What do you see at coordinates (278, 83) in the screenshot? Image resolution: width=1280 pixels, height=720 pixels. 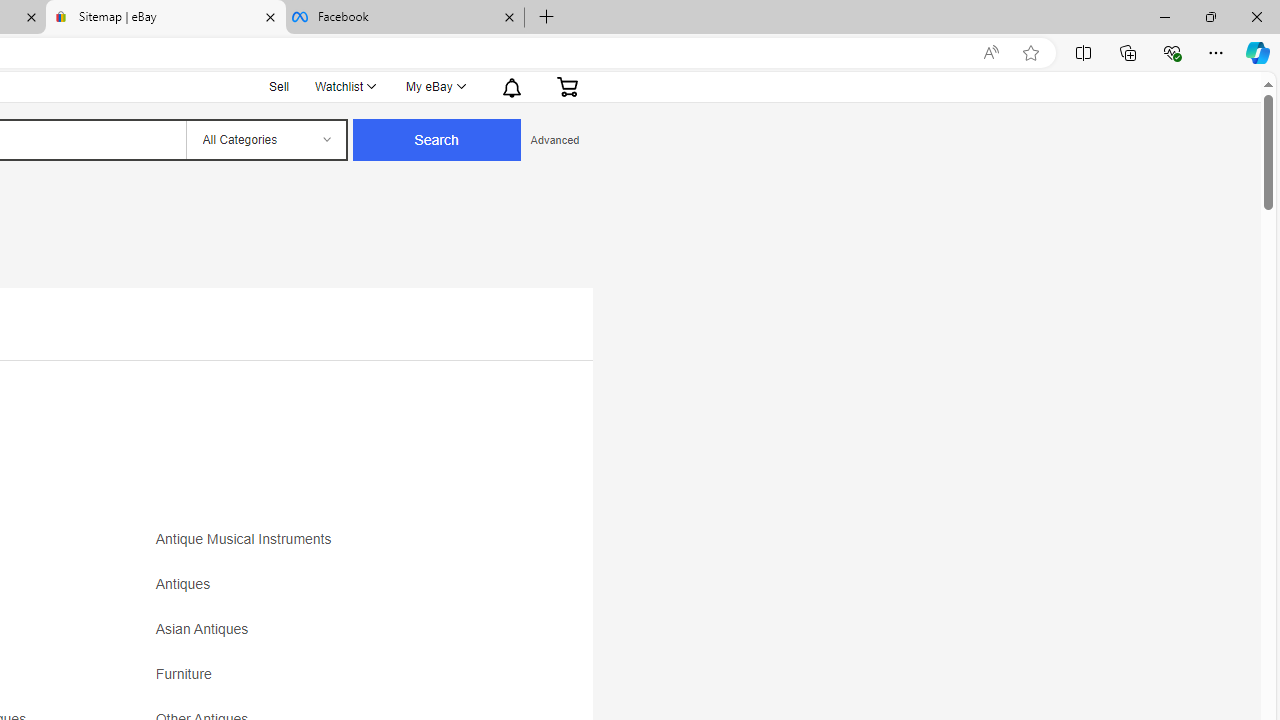 I see `'Sell'` at bounding box center [278, 83].